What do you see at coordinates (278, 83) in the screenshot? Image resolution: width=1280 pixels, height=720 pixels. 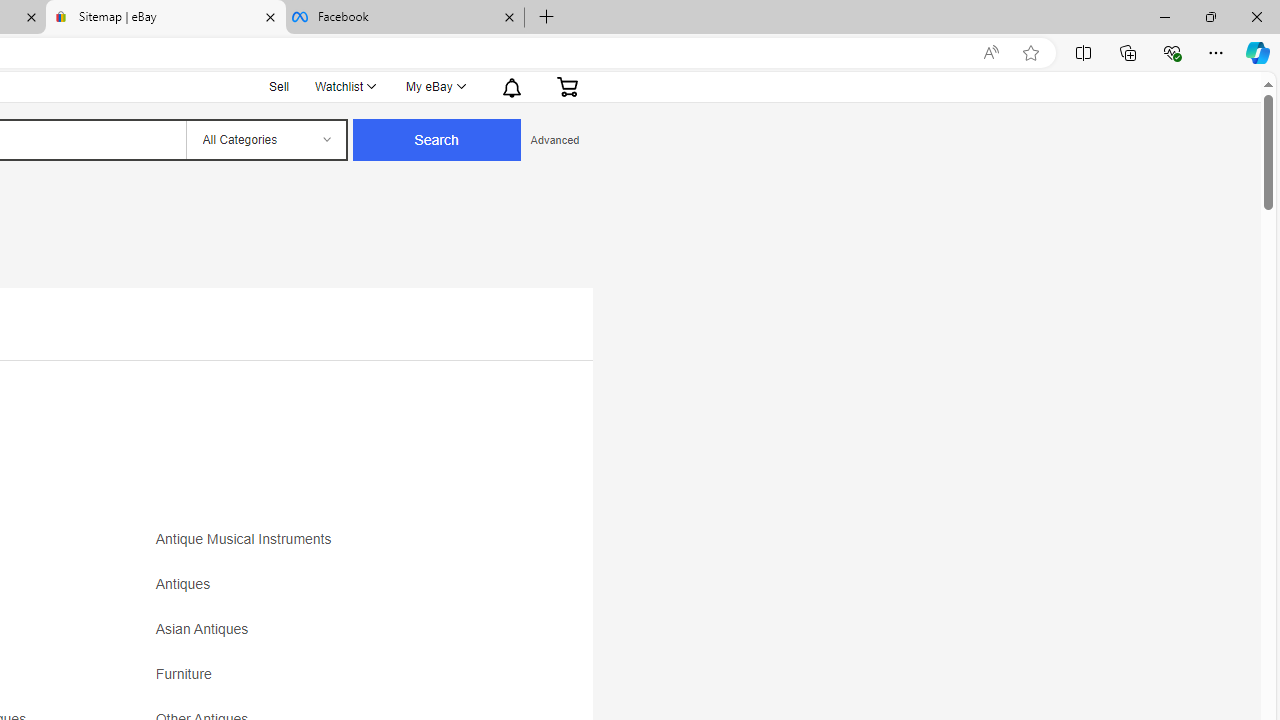 I see `'Sell'` at bounding box center [278, 83].